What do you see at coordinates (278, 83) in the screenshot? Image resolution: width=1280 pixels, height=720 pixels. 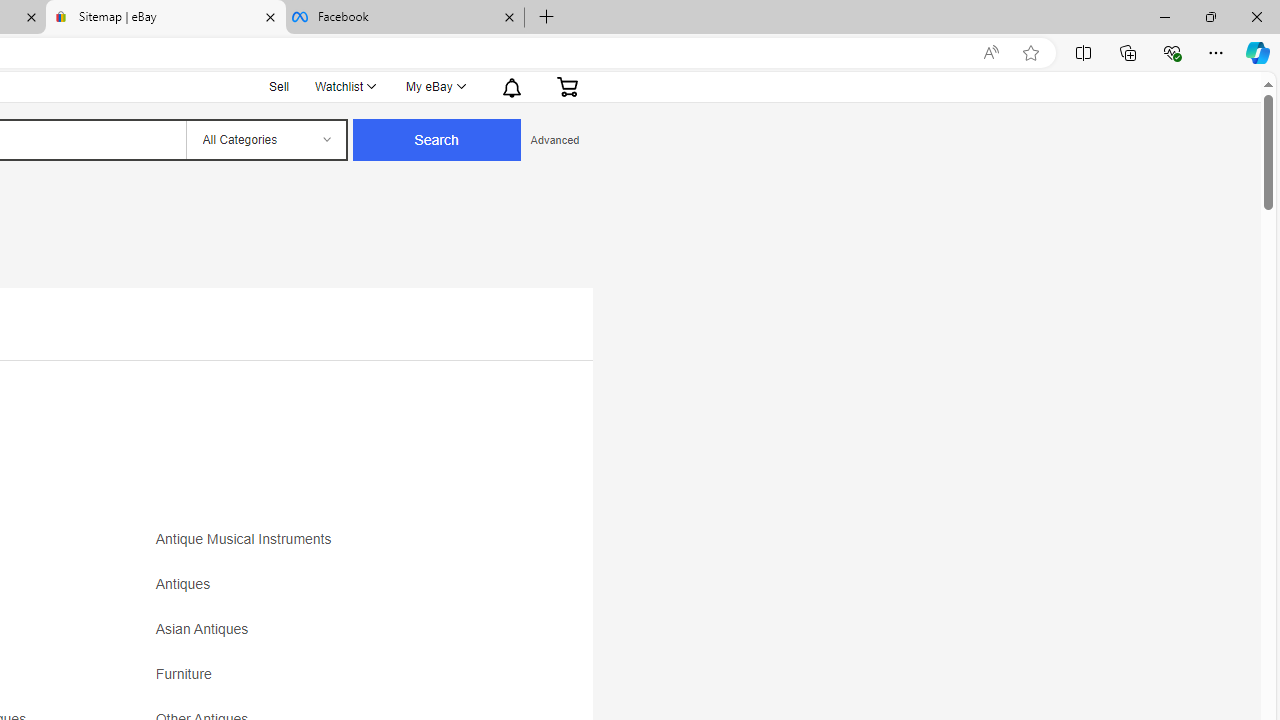 I see `'Sell'` at bounding box center [278, 83].